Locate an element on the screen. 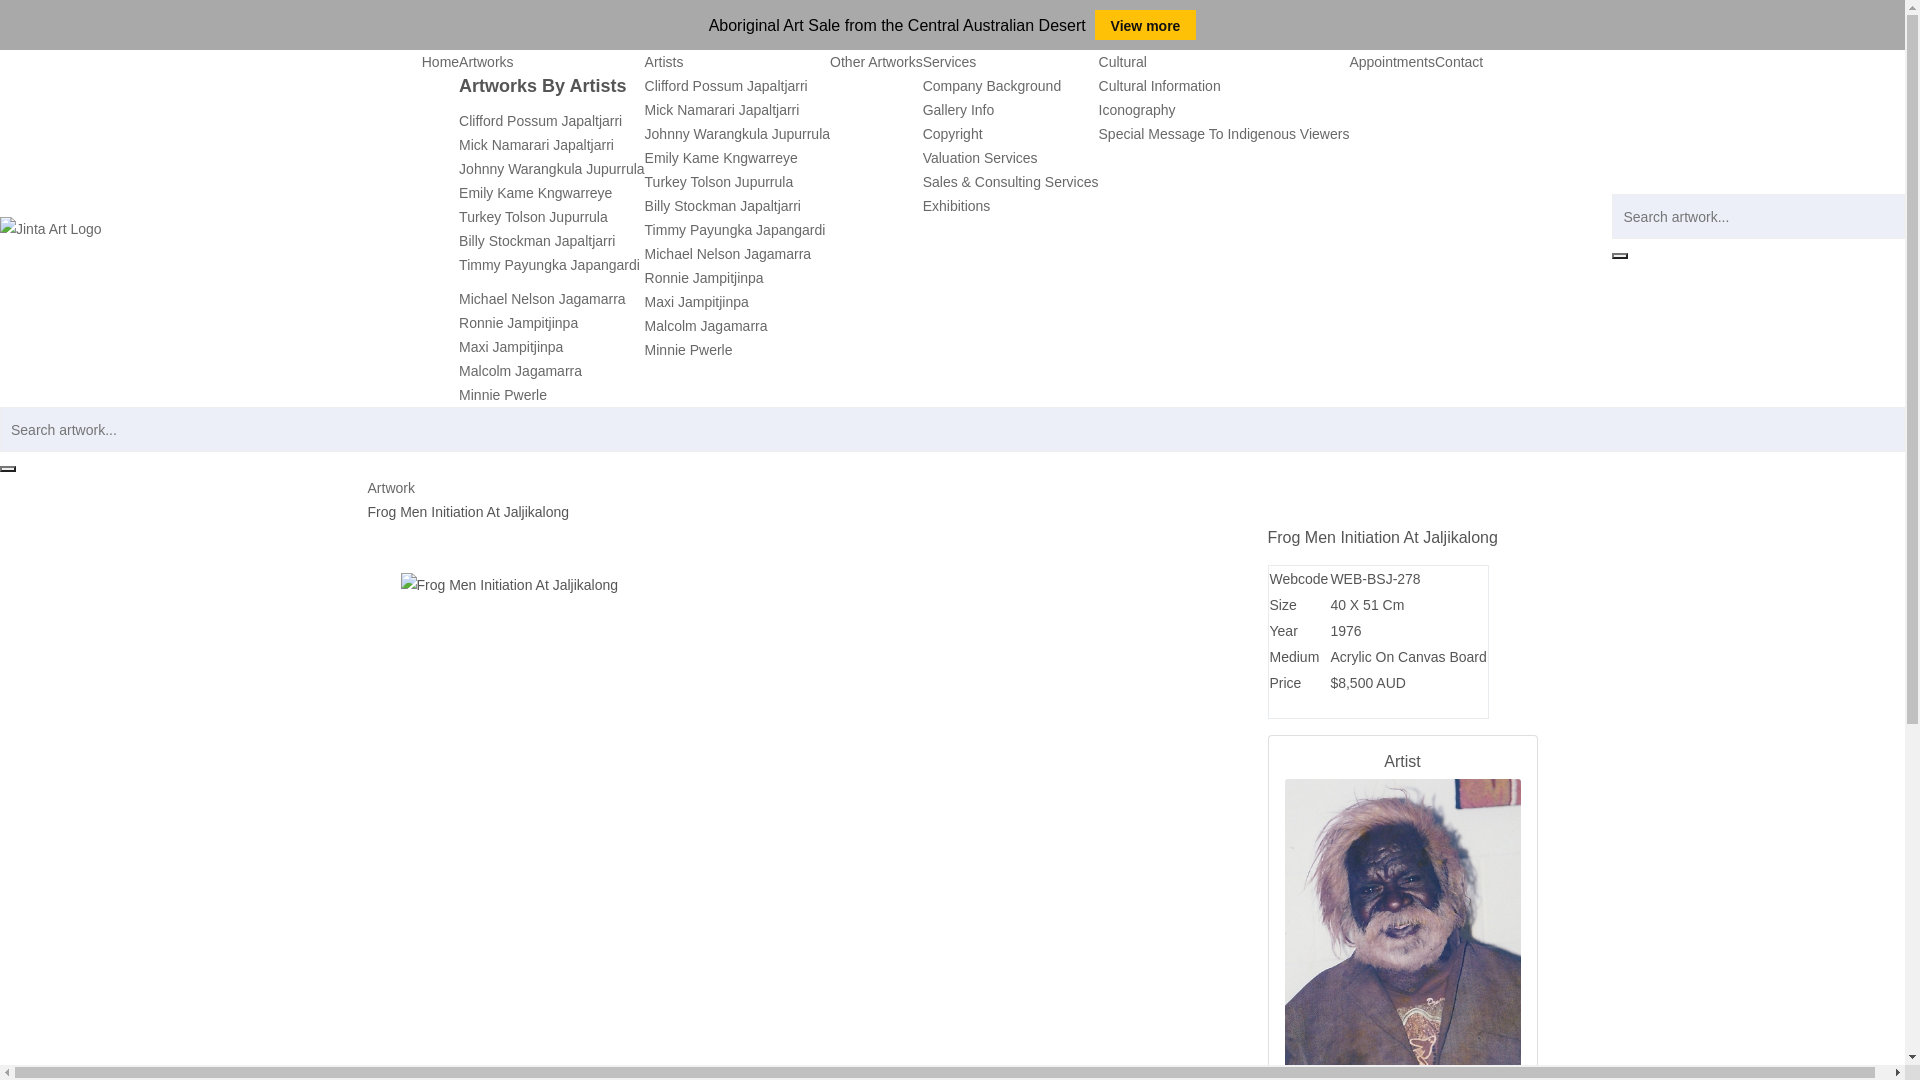  'Sales & Consulting Services' is located at coordinates (1011, 181).